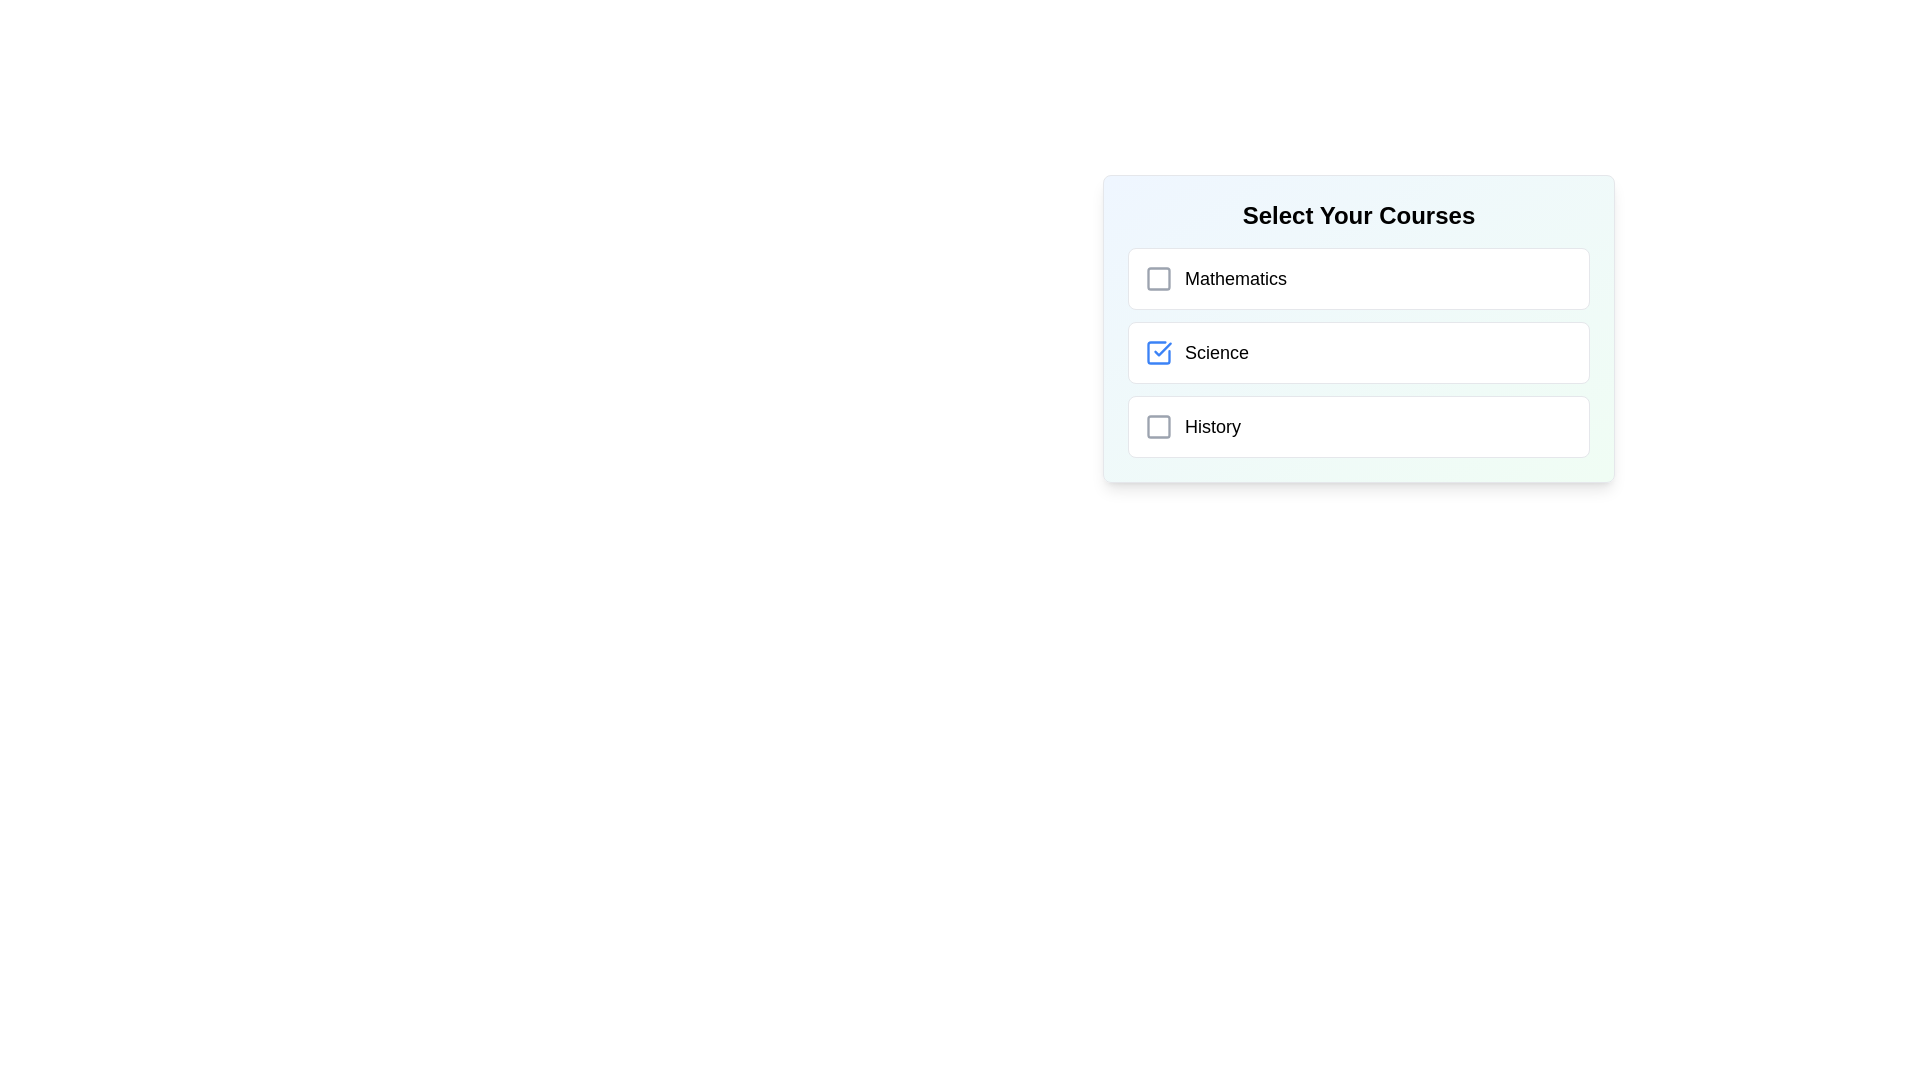 This screenshot has height=1080, width=1920. What do you see at coordinates (1158, 278) in the screenshot?
I see `the SVG Checkbox element located next to the 'Mathematics' text label` at bounding box center [1158, 278].